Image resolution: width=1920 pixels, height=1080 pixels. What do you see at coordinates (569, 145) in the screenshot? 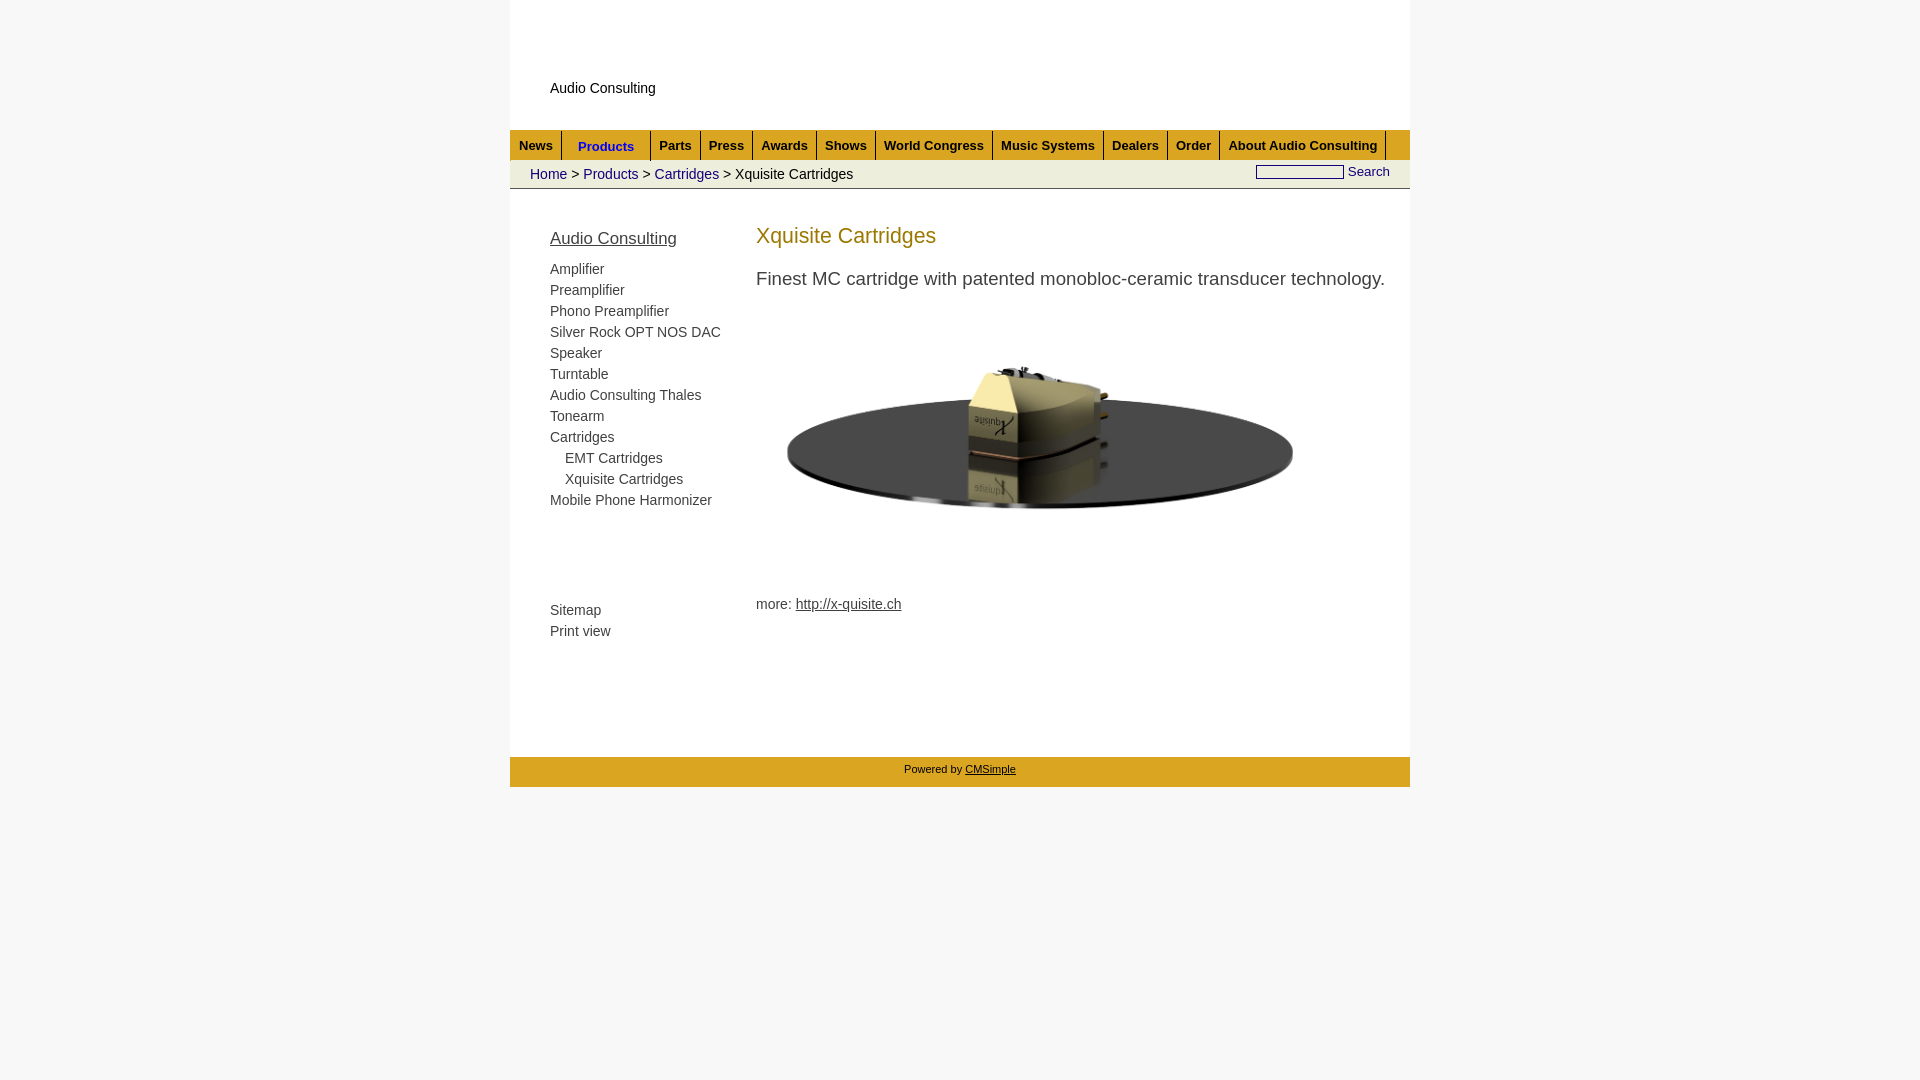
I see `'Products'` at bounding box center [569, 145].